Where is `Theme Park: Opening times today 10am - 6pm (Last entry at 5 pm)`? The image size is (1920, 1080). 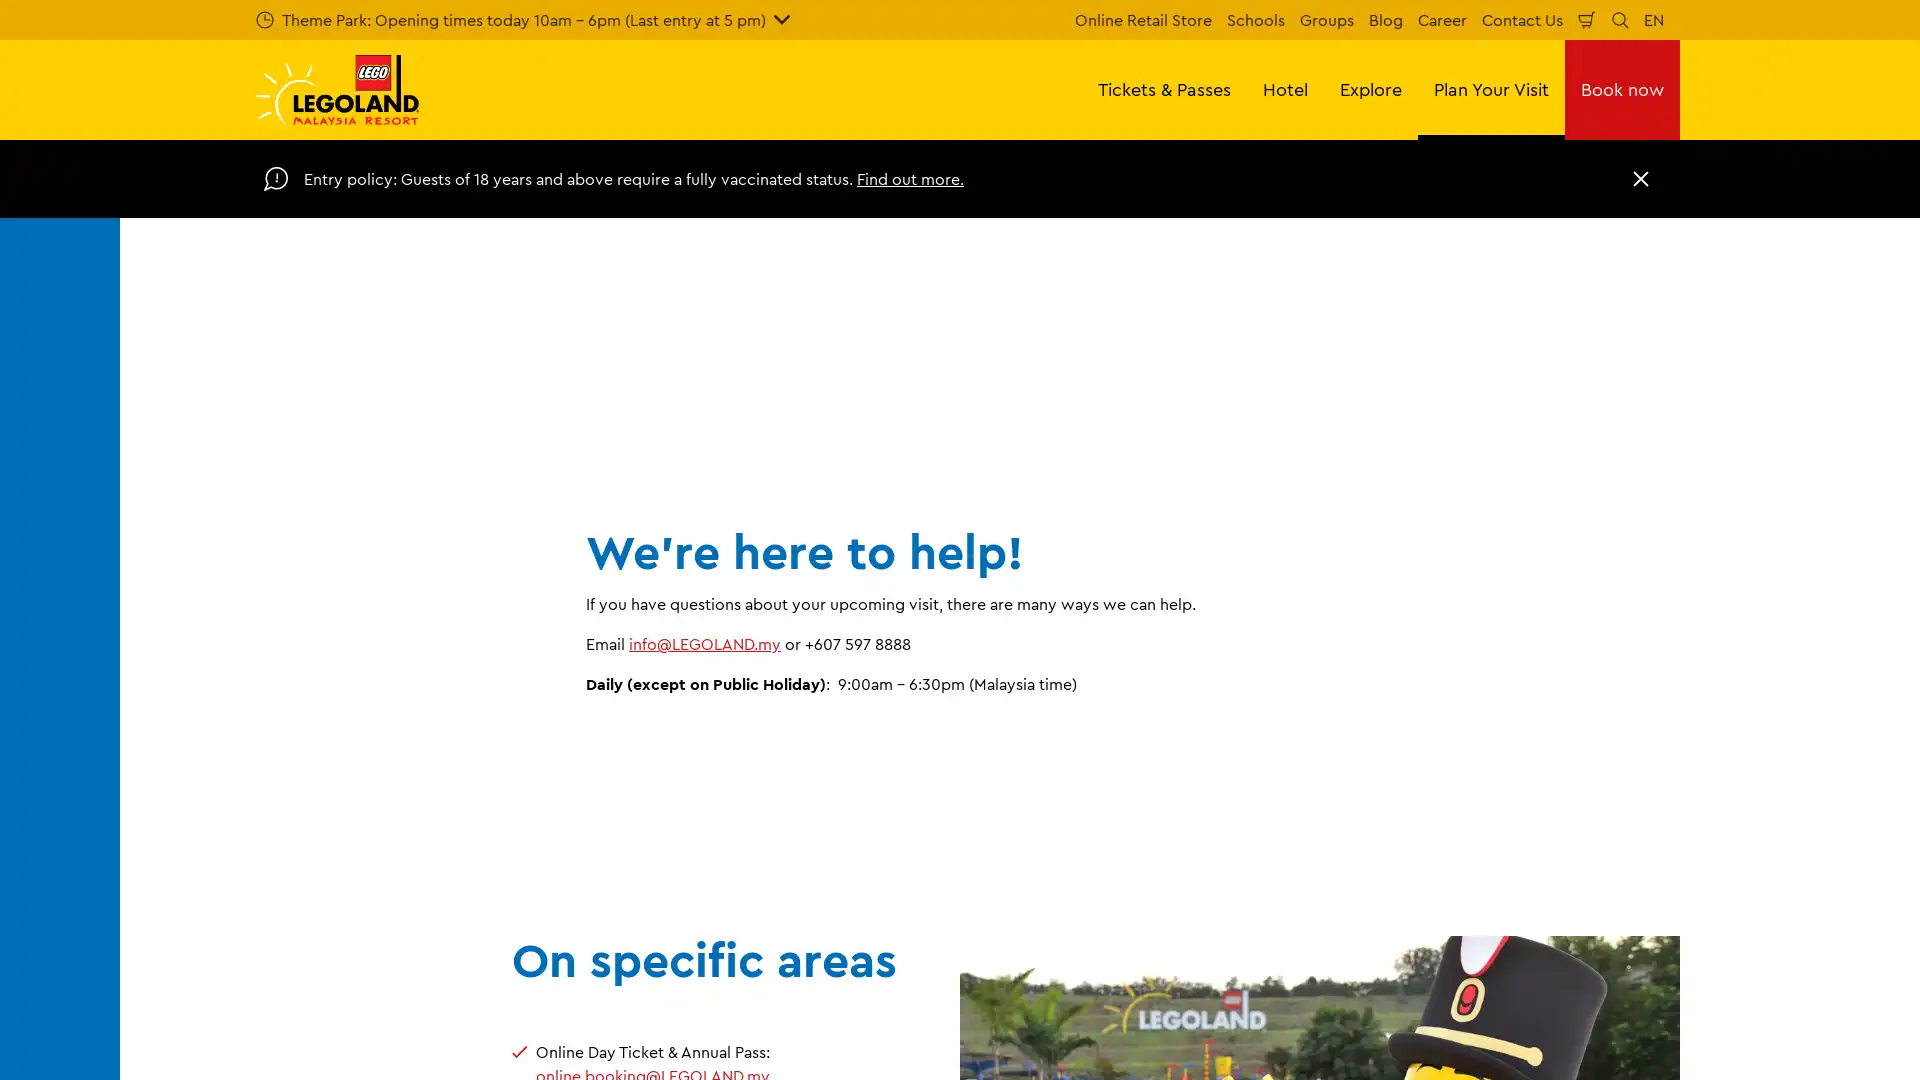
Theme Park: Opening times today 10am - 6pm (Last entry at 5 pm) is located at coordinates (523, 19).